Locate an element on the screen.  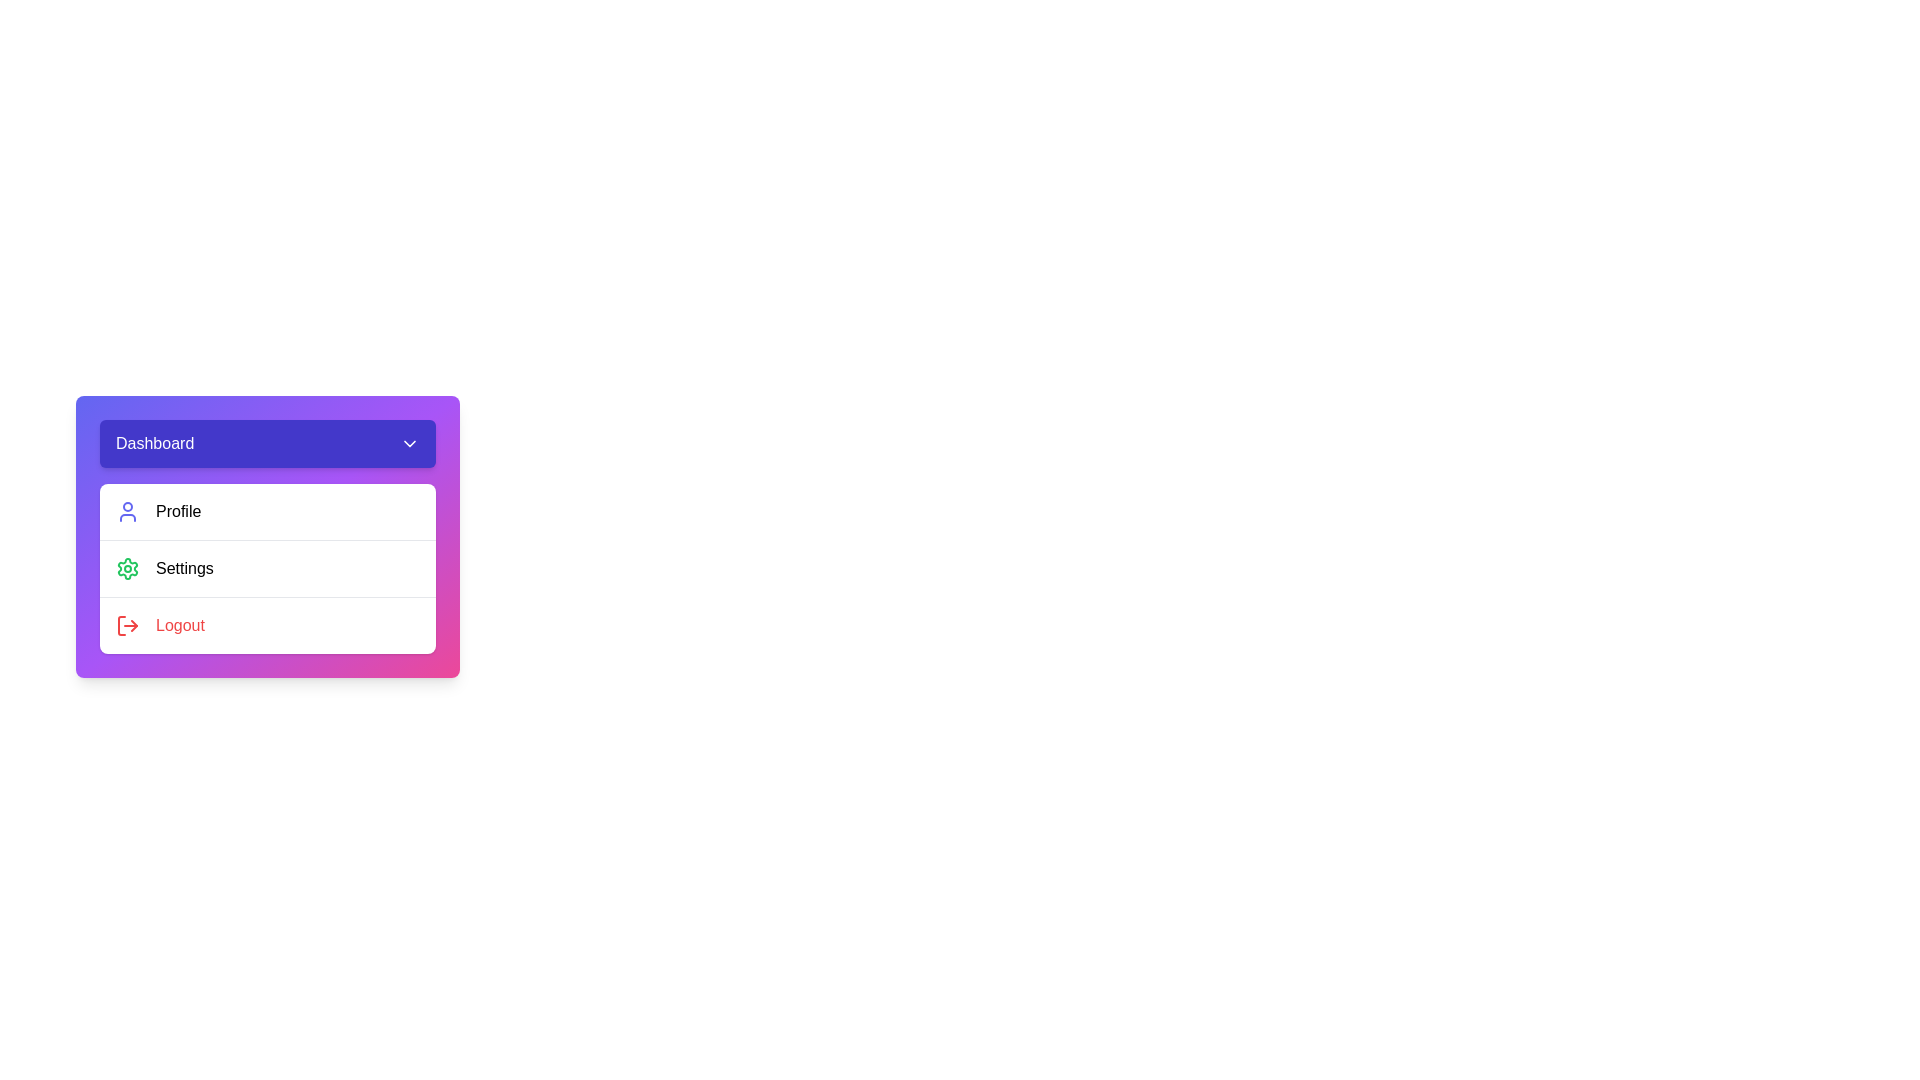
the 'Profile' option in the menu is located at coordinates (267, 511).